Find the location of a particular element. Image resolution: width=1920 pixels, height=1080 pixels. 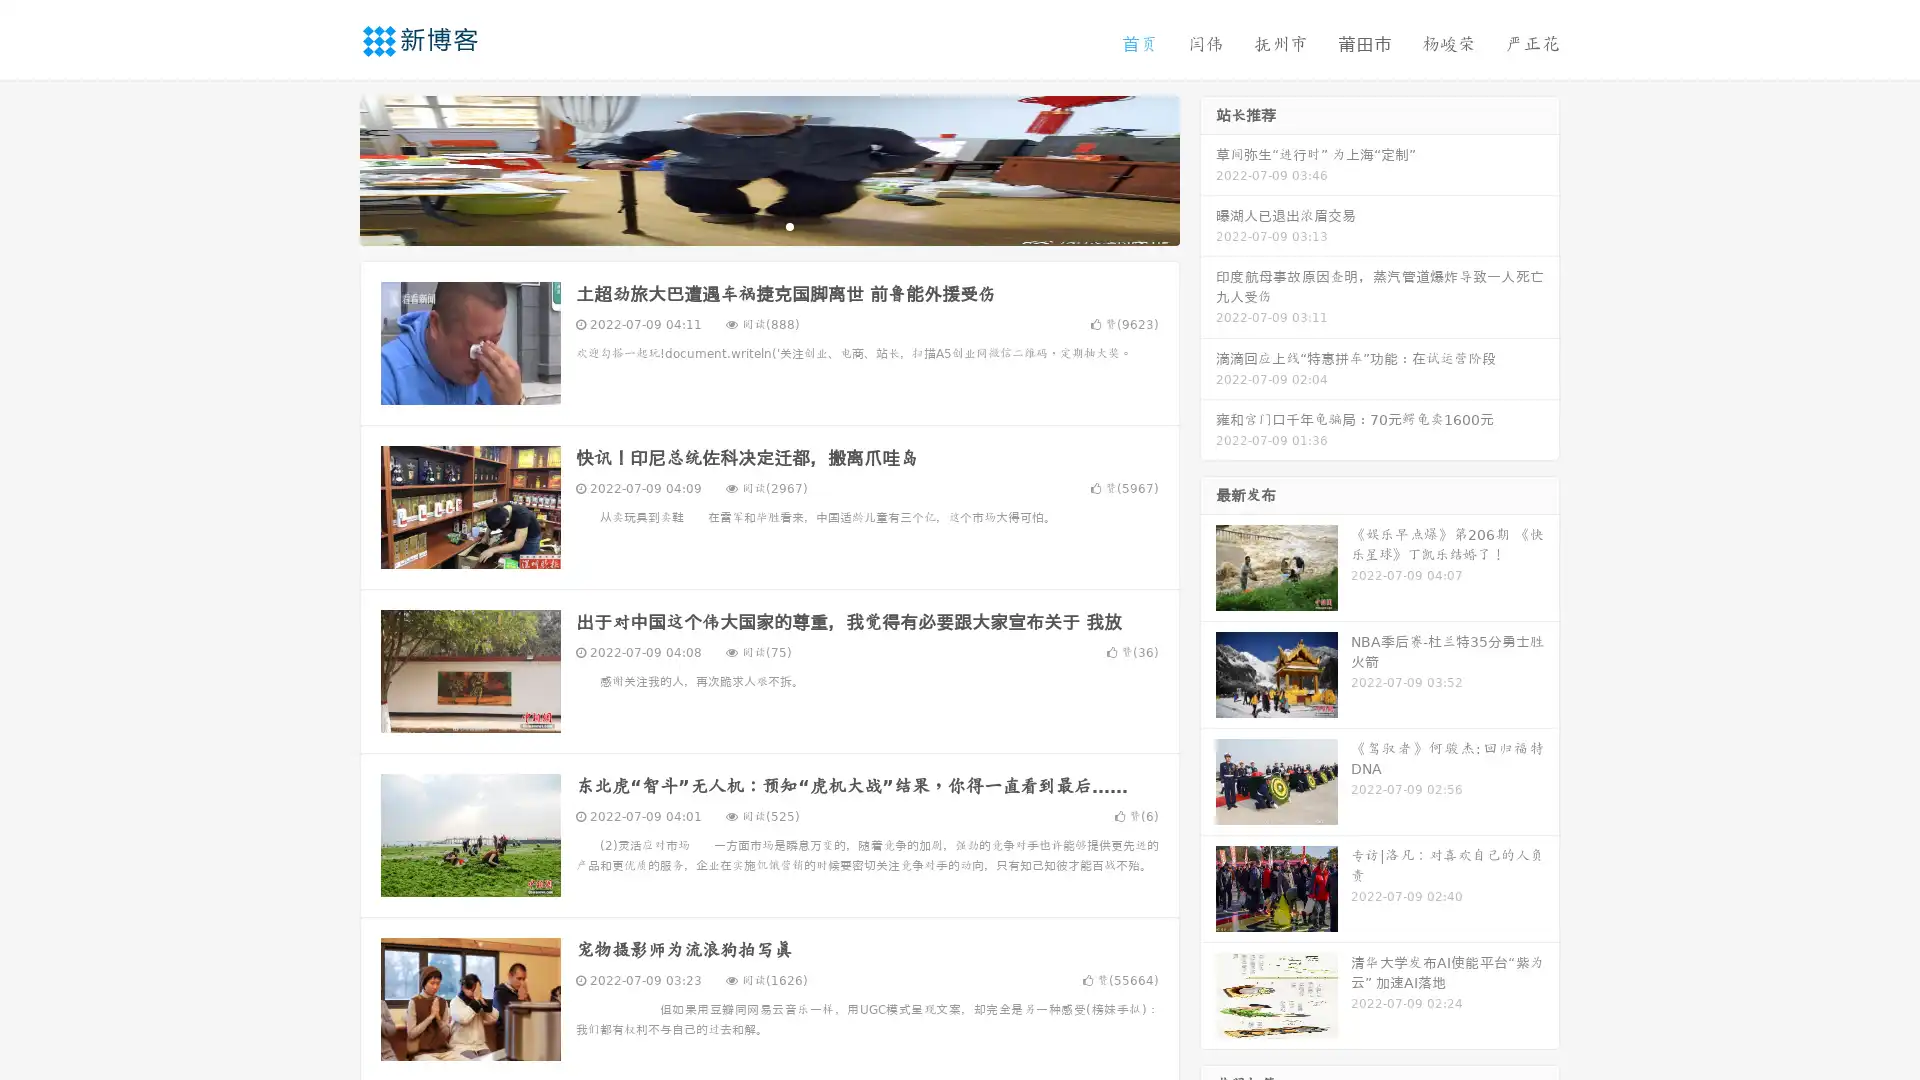

Previous slide is located at coordinates (330, 168).